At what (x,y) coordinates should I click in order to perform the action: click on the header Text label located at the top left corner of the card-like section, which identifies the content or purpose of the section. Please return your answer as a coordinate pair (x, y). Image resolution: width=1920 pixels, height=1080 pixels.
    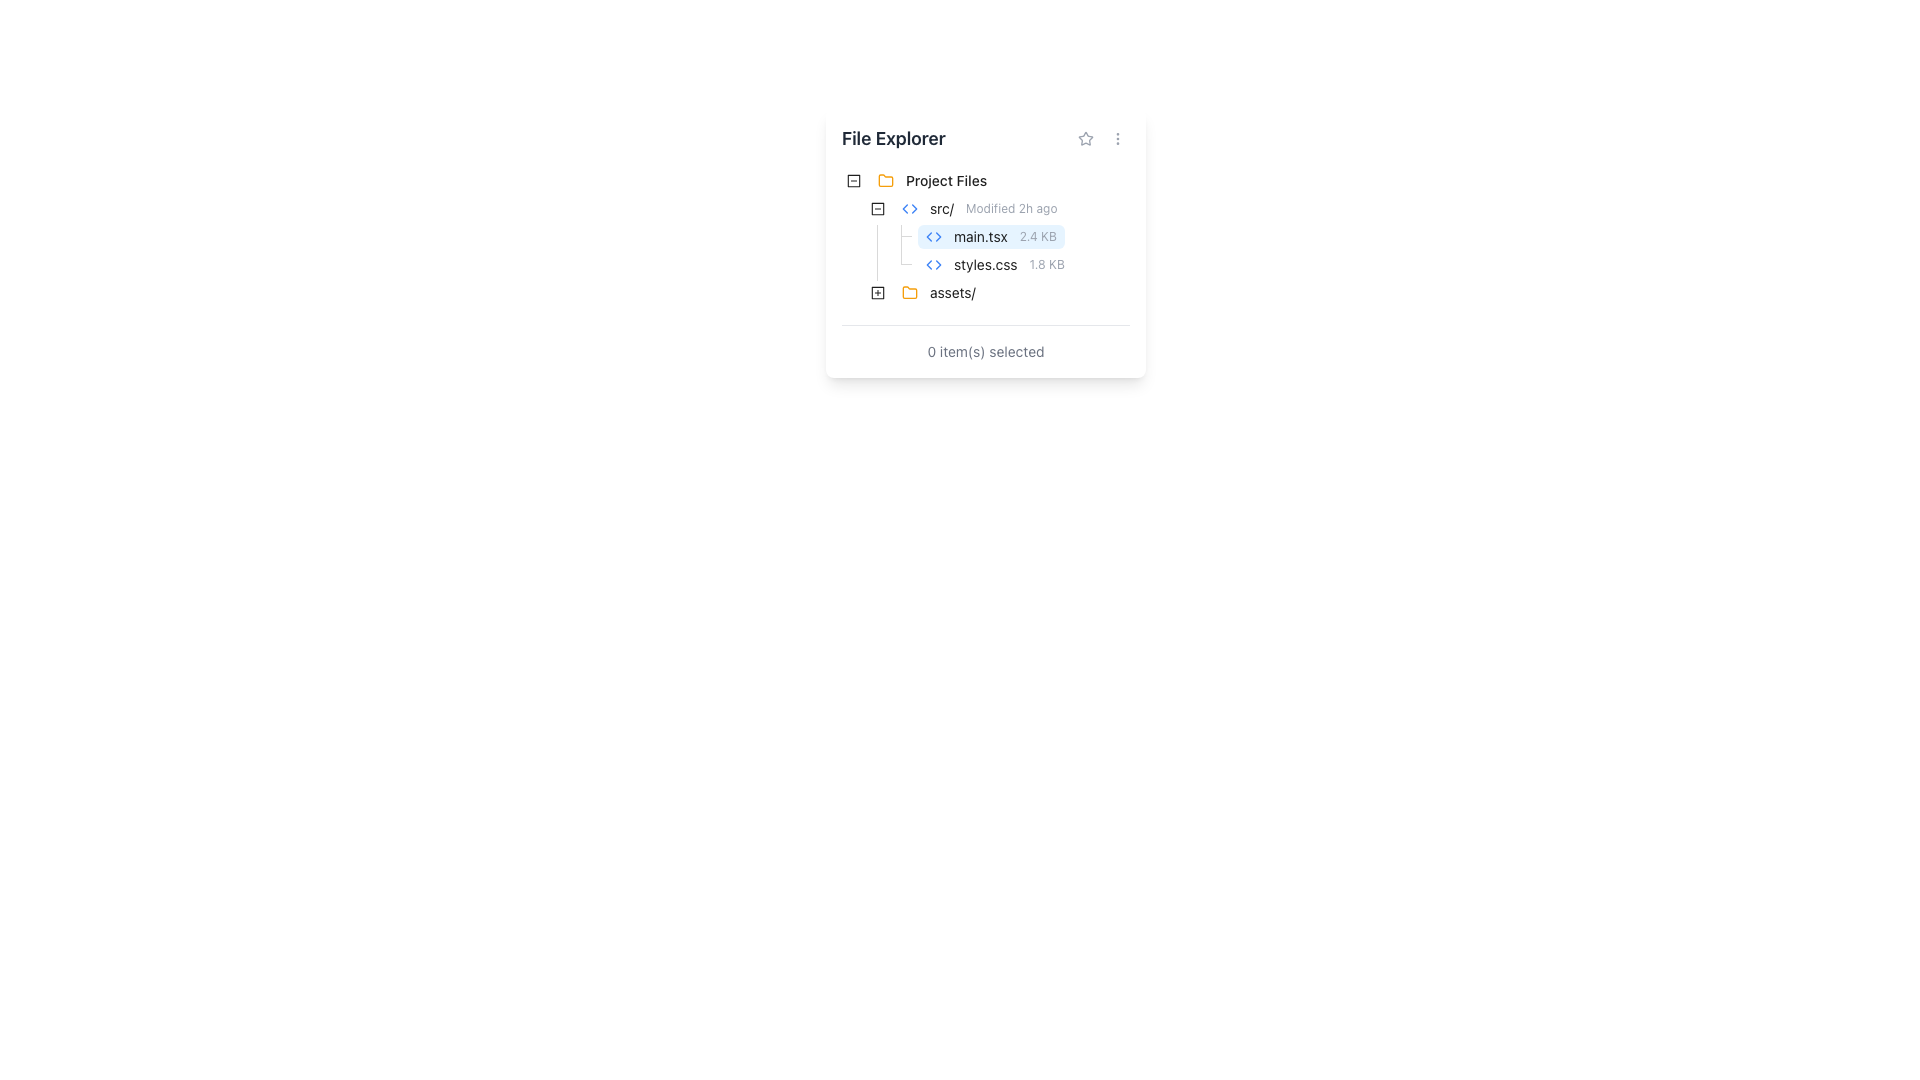
    Looking at the image, I should click on (892, 137).